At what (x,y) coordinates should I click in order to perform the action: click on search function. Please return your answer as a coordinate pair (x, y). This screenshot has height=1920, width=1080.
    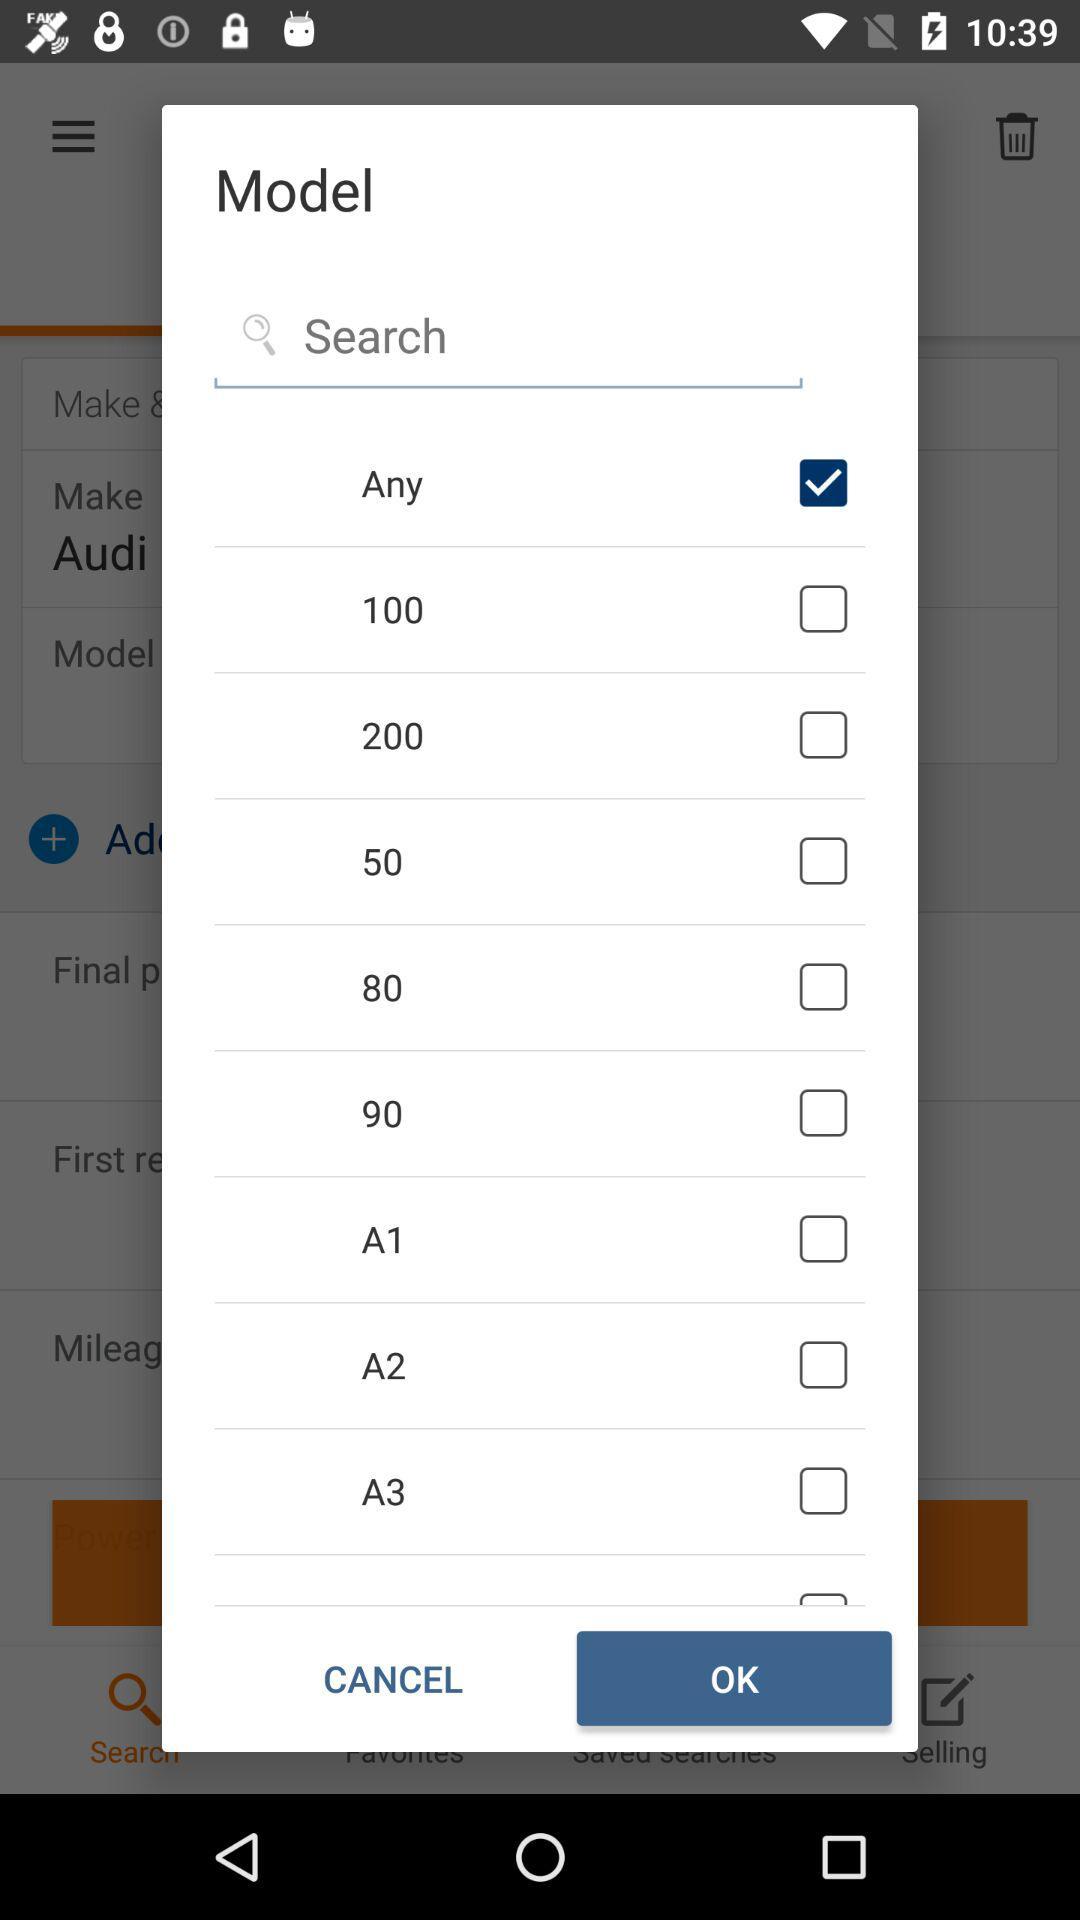
    Looking at the image, I should click on (507, 336).